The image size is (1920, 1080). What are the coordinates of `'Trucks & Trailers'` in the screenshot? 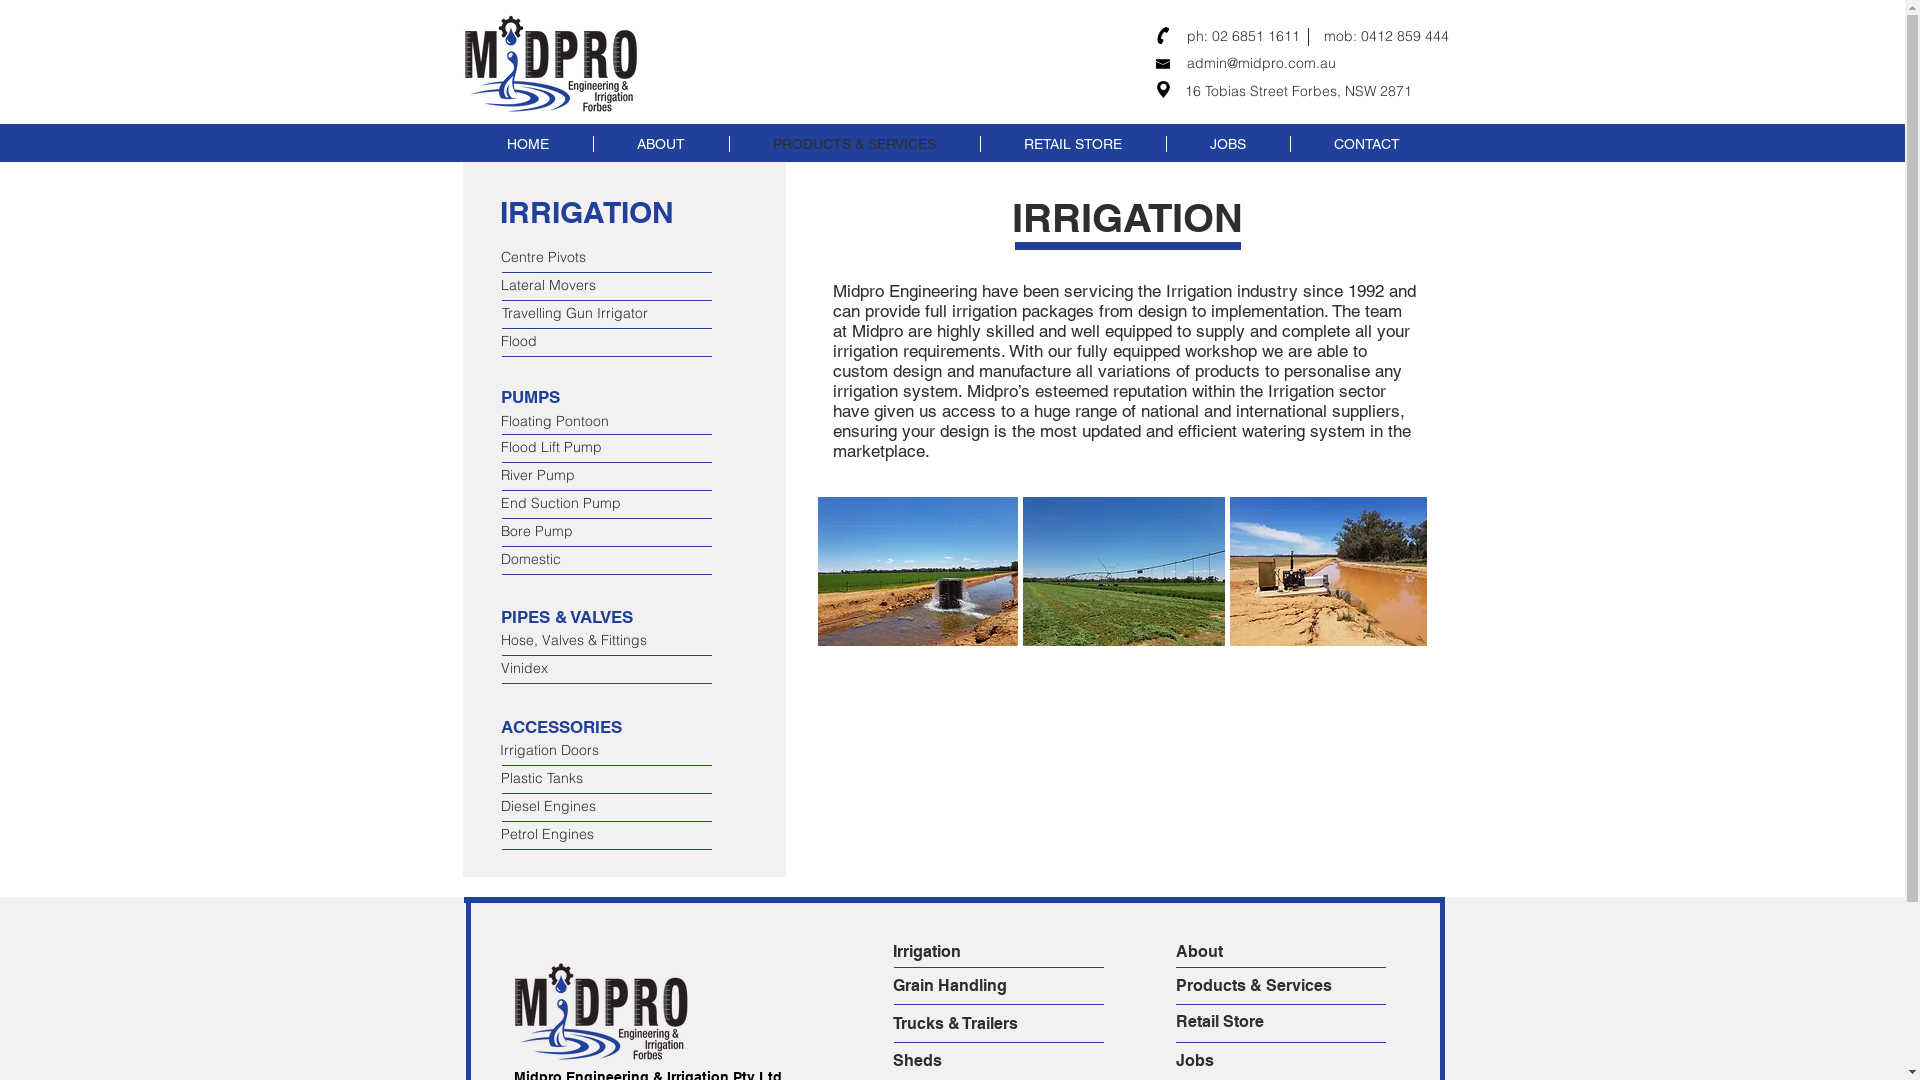 It's located at (891, 1024).